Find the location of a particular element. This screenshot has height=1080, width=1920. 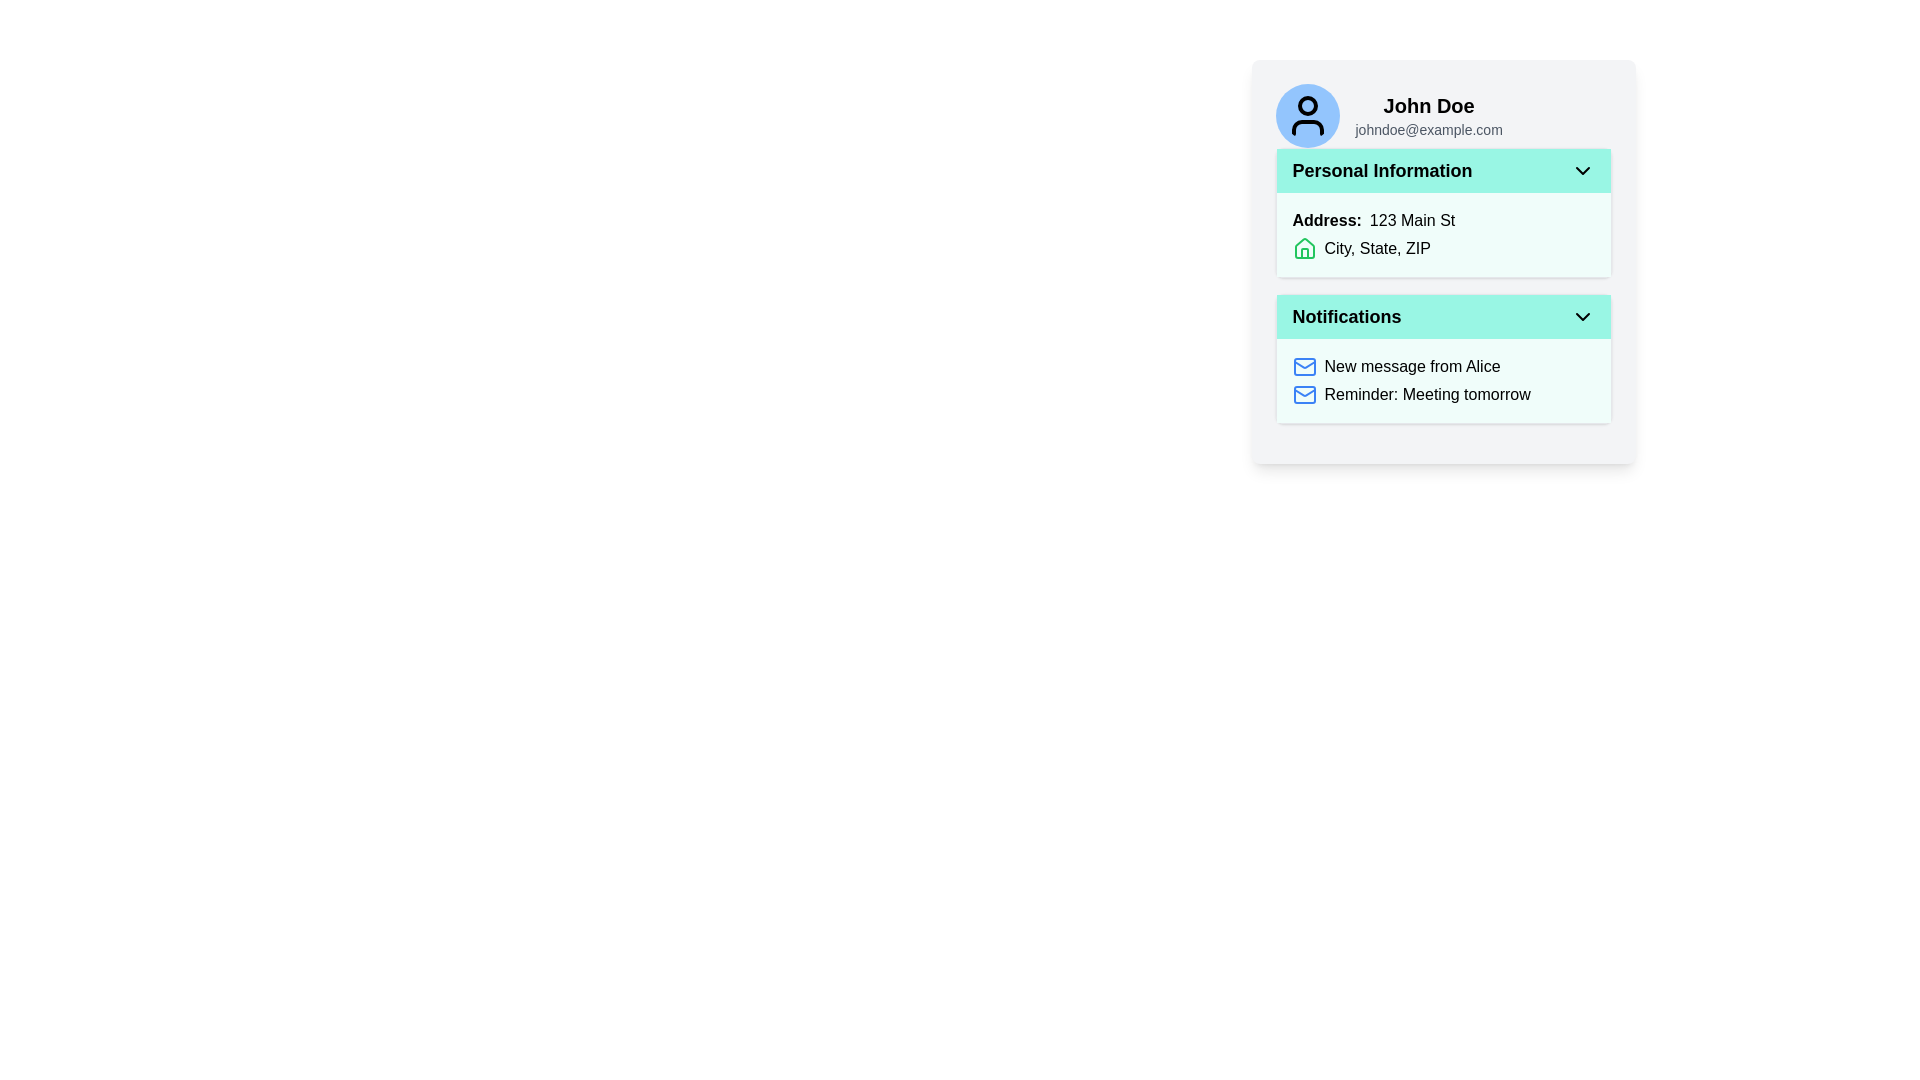

the static text label displaying the user's address 'Address: 123 Main St' located in the 'Personal Information' section of the UI is located at coordinates (1443, 220).